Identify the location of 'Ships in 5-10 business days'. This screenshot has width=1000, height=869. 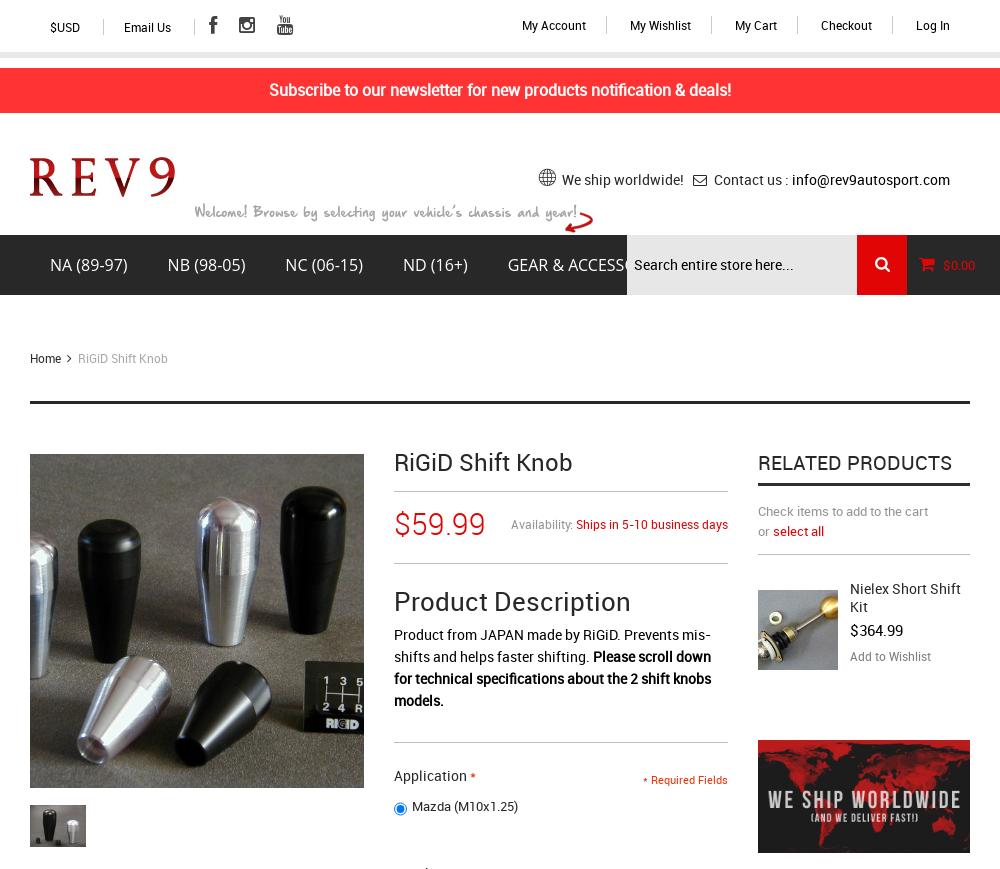
(574, 524).